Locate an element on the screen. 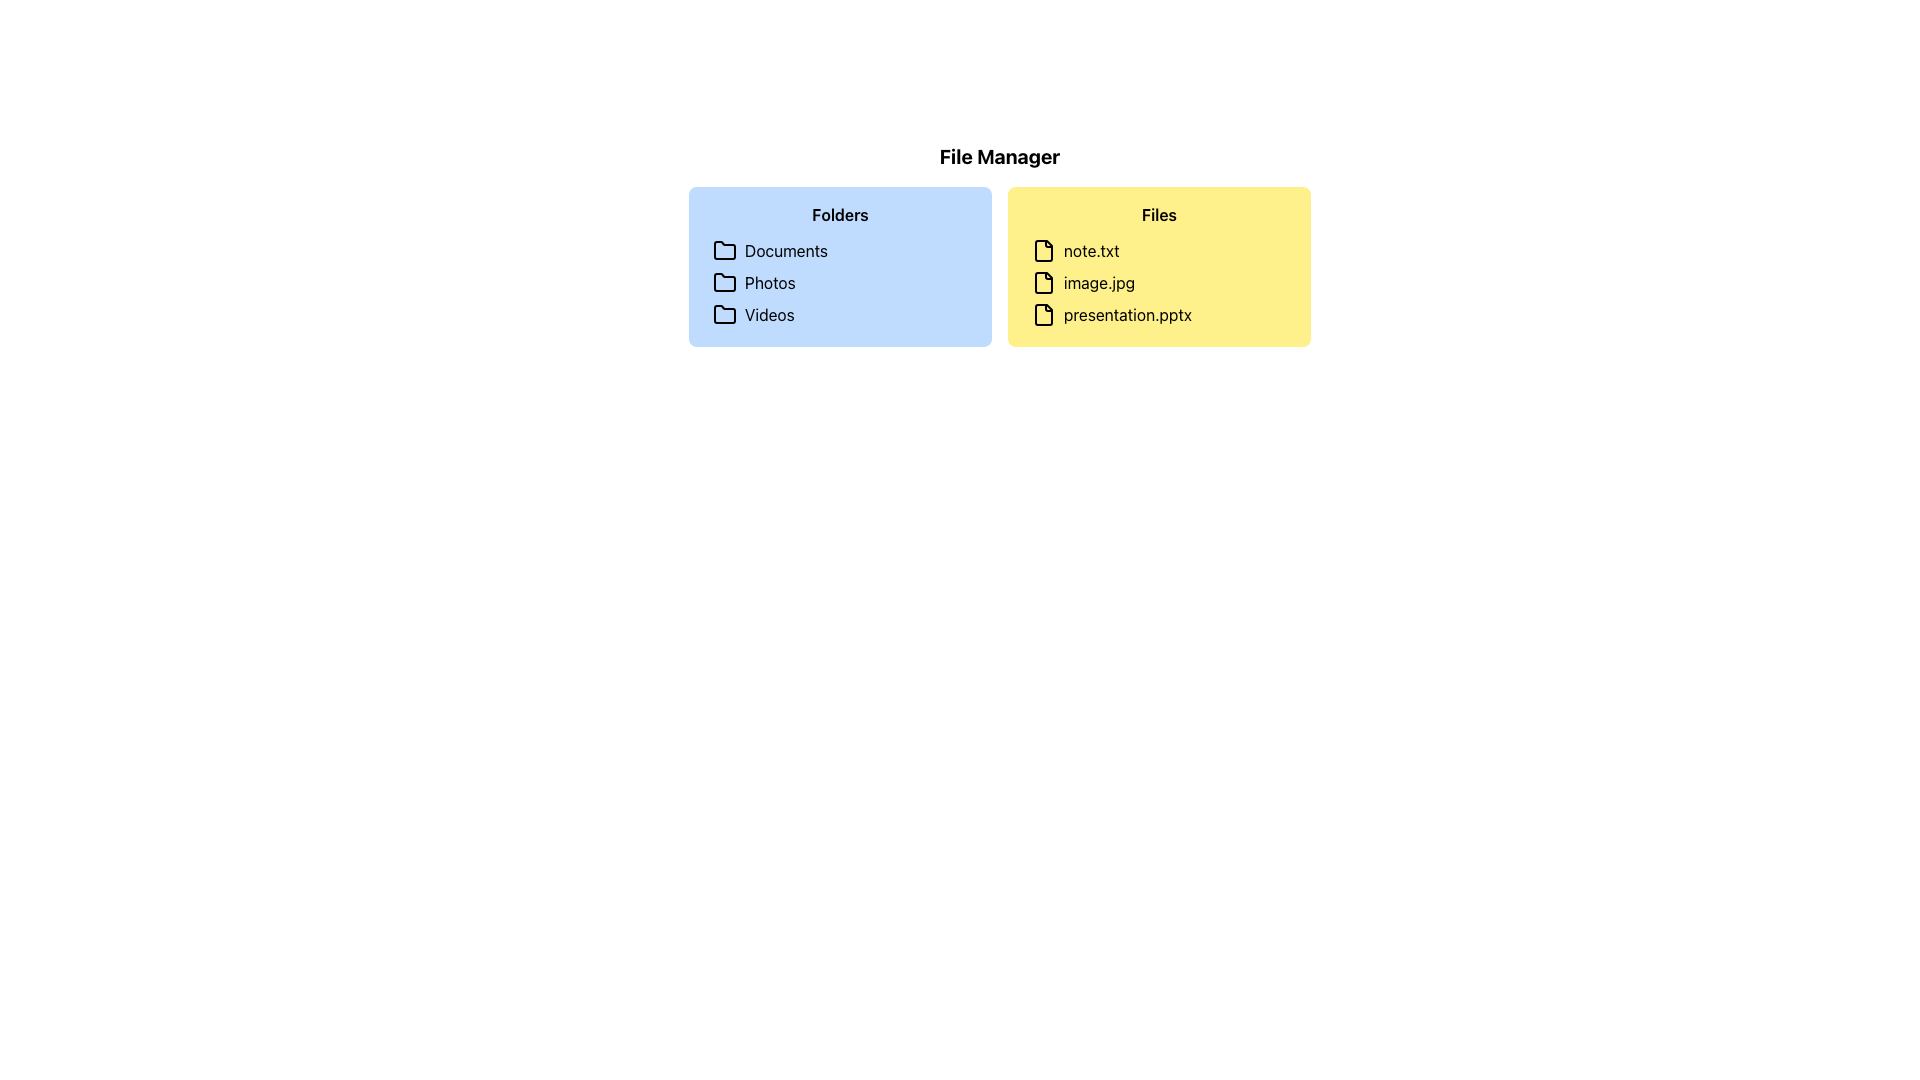  the folder icon representing the 'Documents' folder, located to the left of the 'Documents' label is located at coordinates (723, 249).